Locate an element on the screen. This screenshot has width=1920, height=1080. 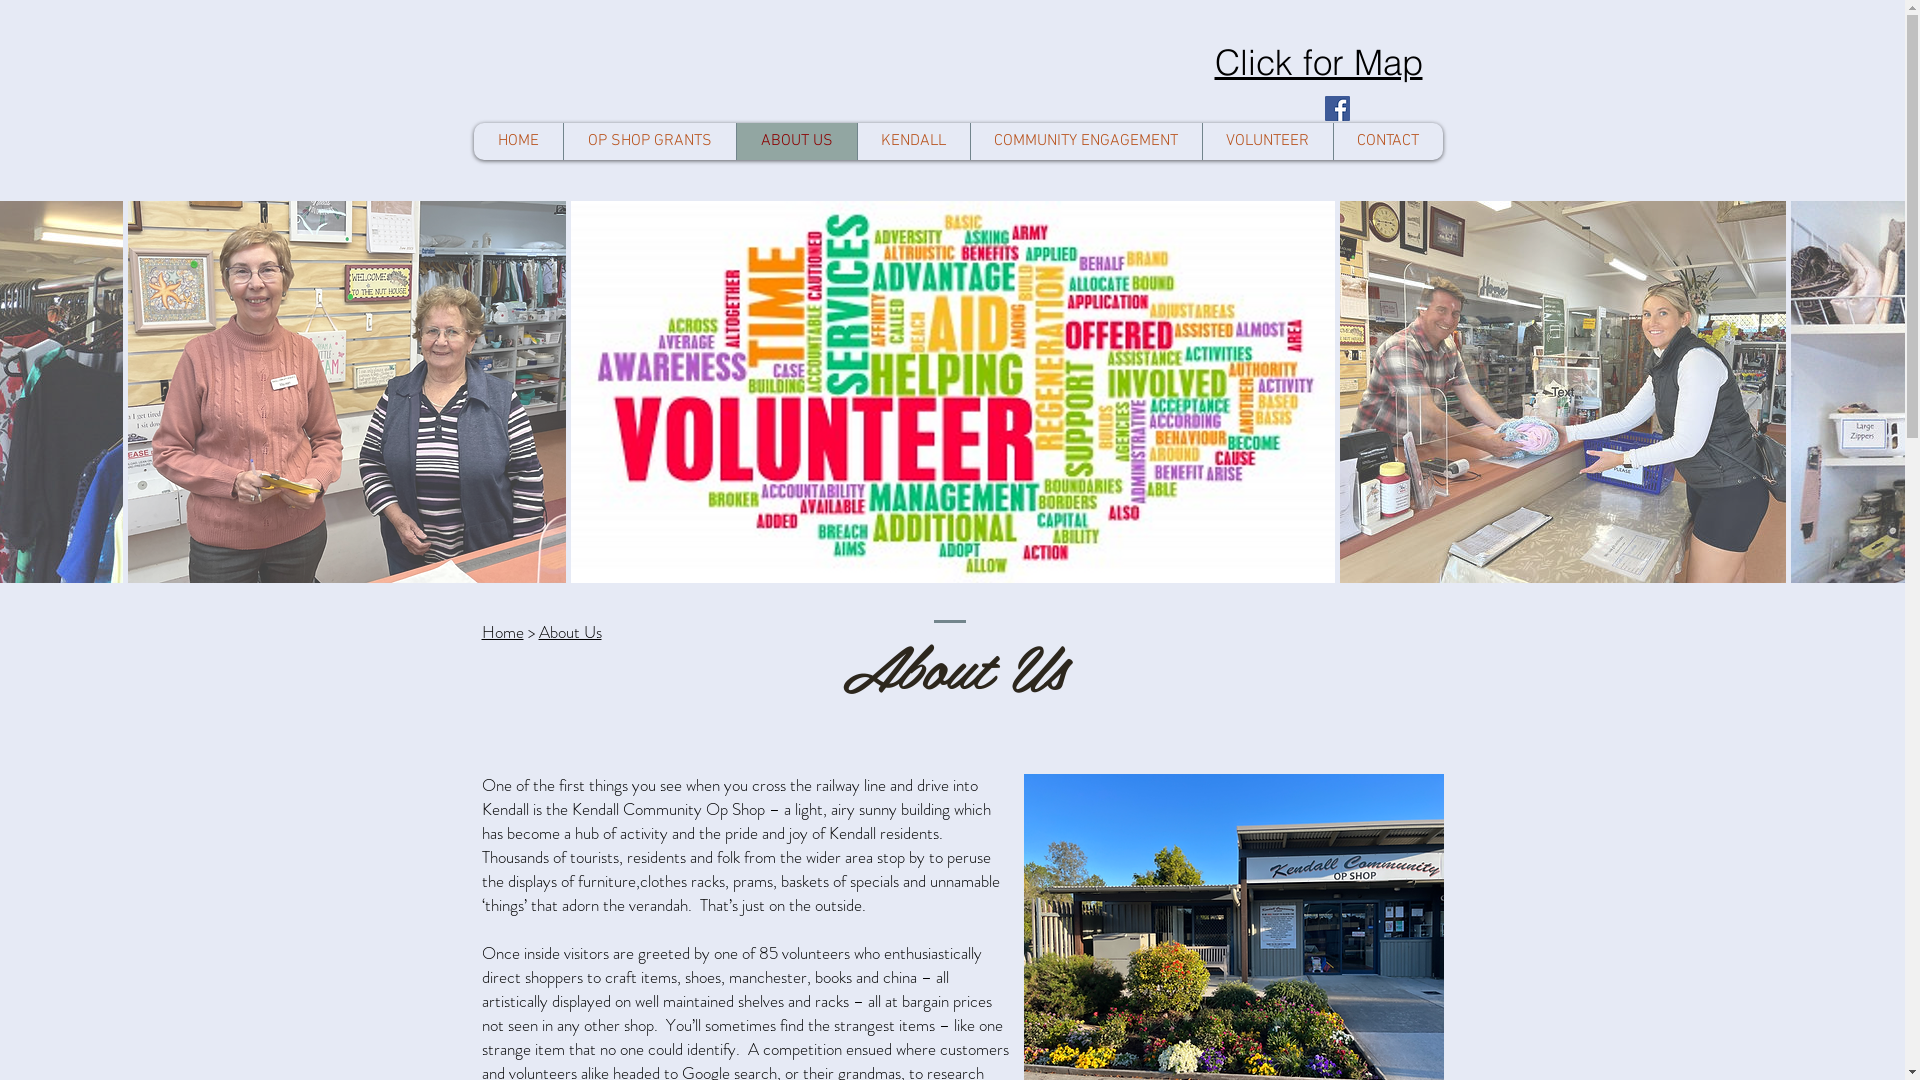
'Home' is located at coordinates (481, 632).